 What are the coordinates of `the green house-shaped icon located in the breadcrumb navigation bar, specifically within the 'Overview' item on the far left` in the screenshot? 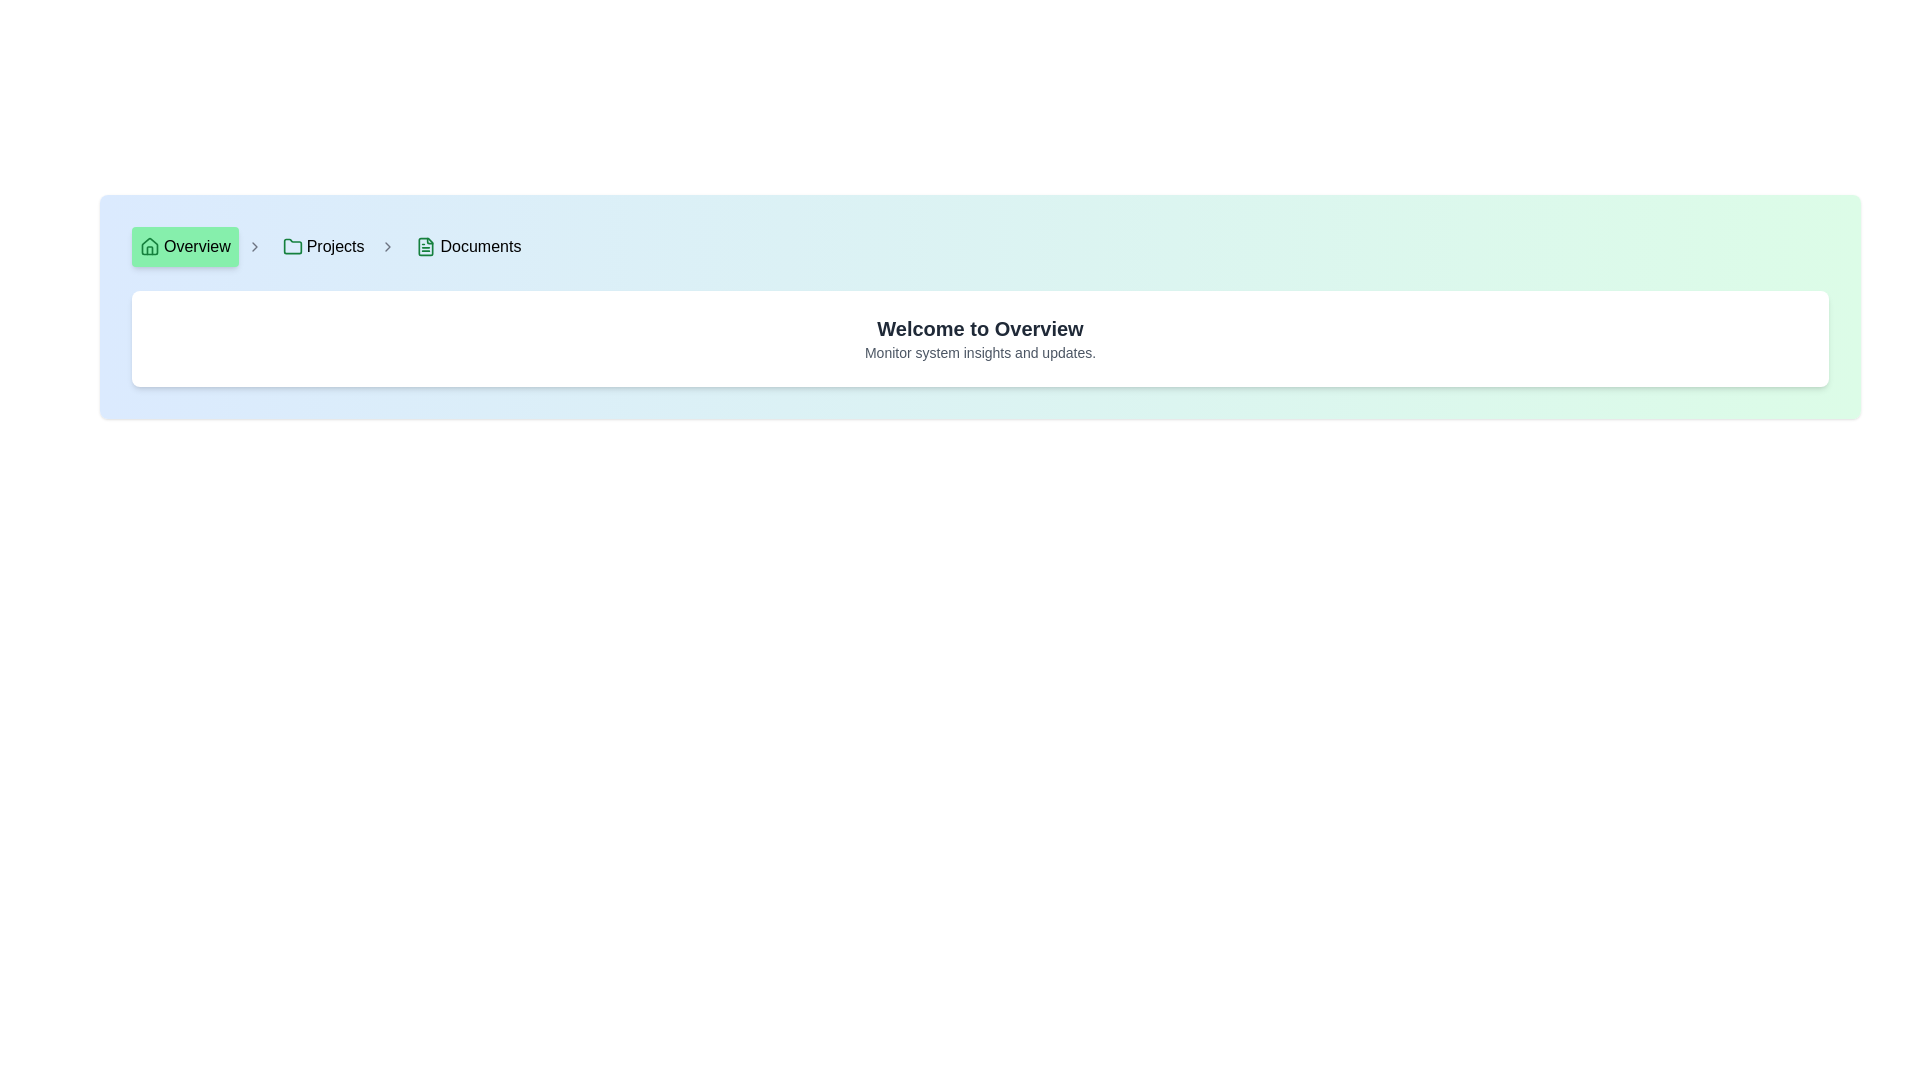 It's located at (148, 245).